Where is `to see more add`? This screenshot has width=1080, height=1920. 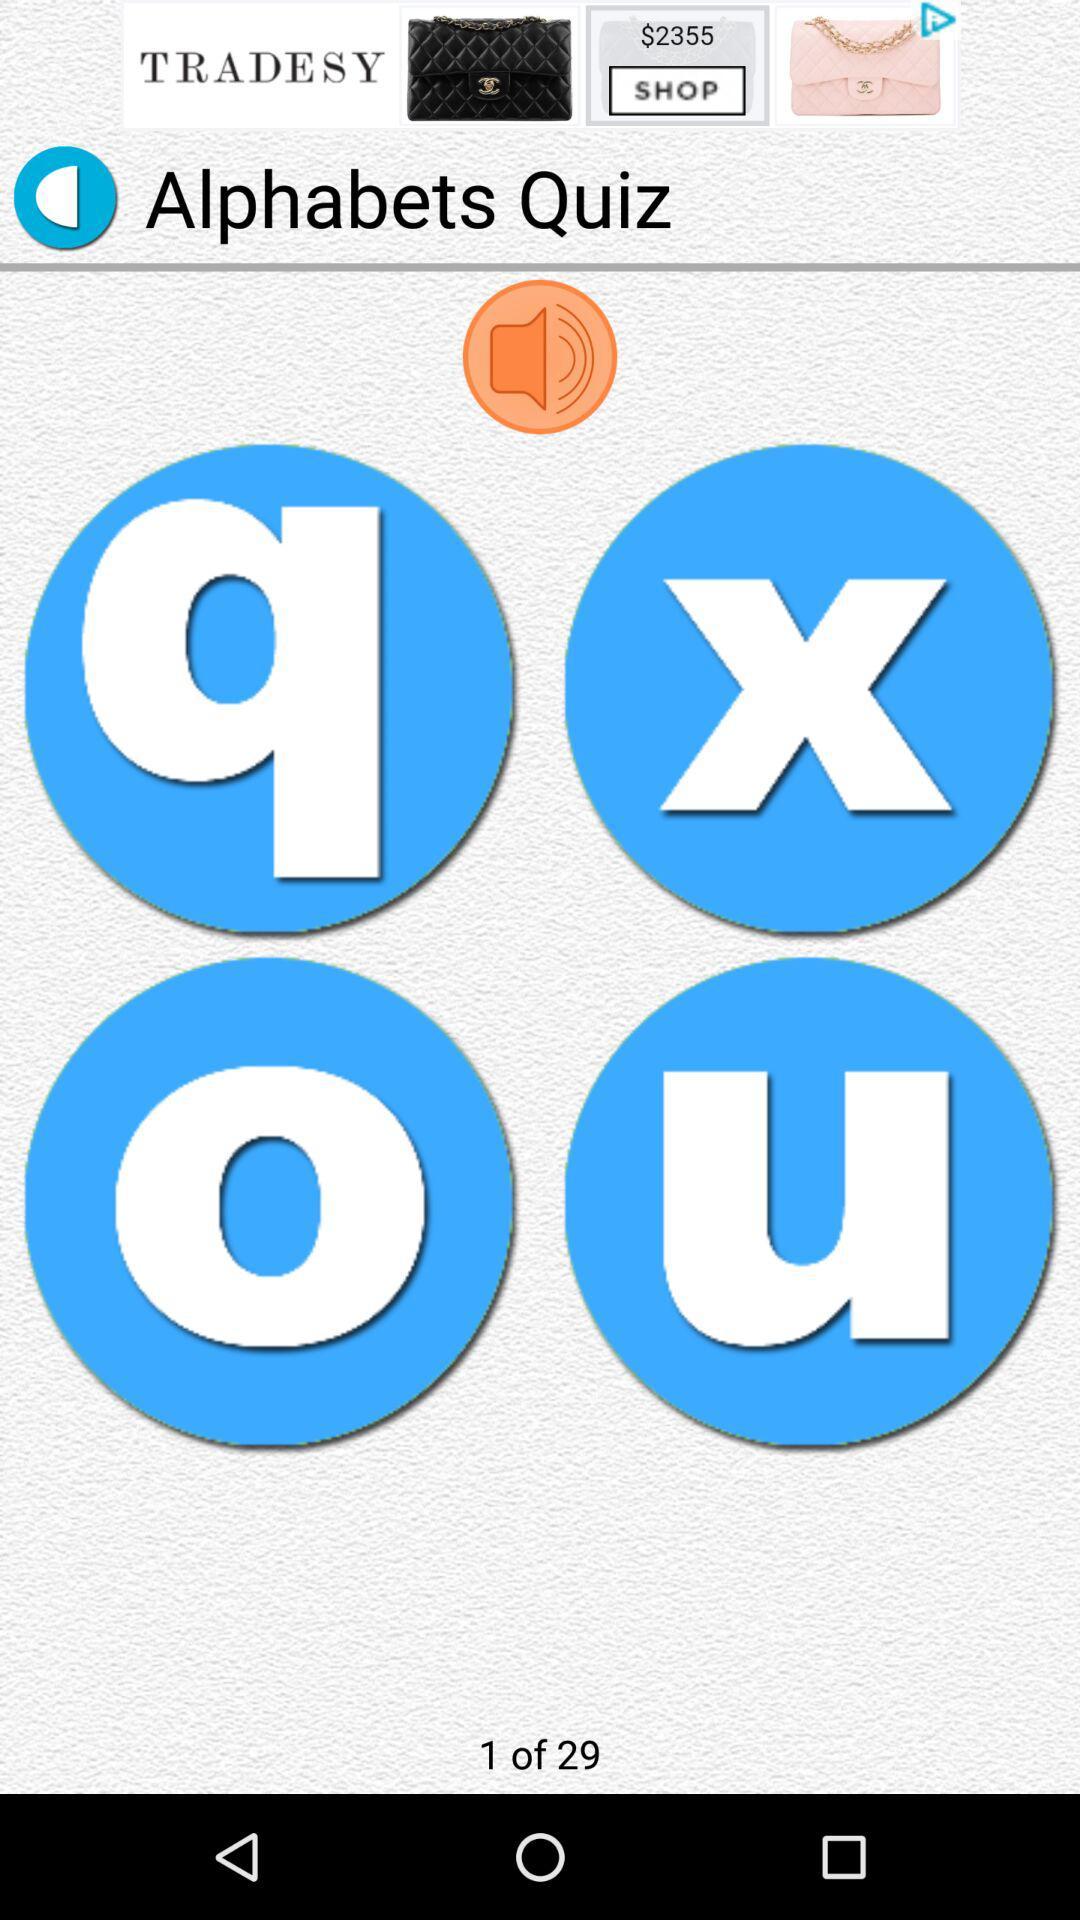 to see more add is located at coordinates (540, 65).